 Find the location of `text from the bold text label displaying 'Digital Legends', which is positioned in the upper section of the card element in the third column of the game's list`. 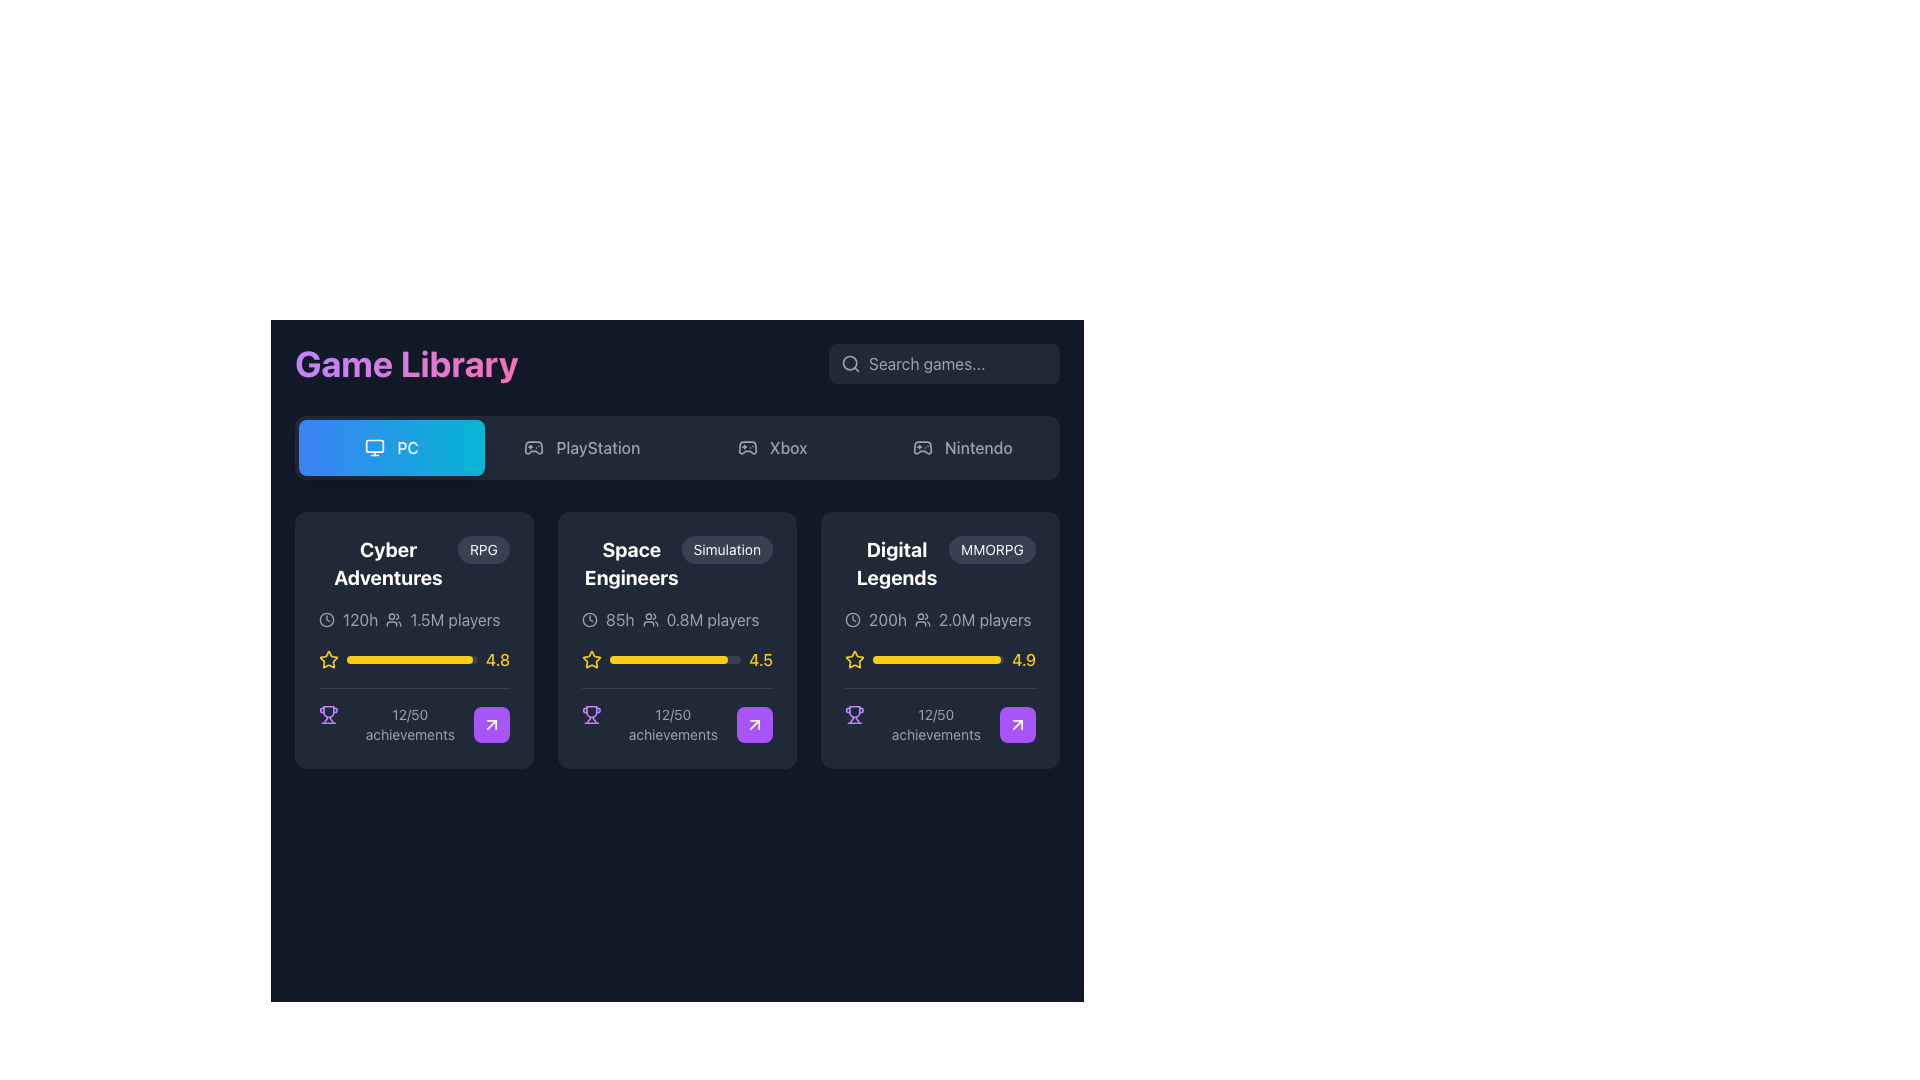

text from the bold text label displaying 'Digital Legends', which is positioned in the upper section of the card element in the third column of the game's list is located at coordinates (896, 563).